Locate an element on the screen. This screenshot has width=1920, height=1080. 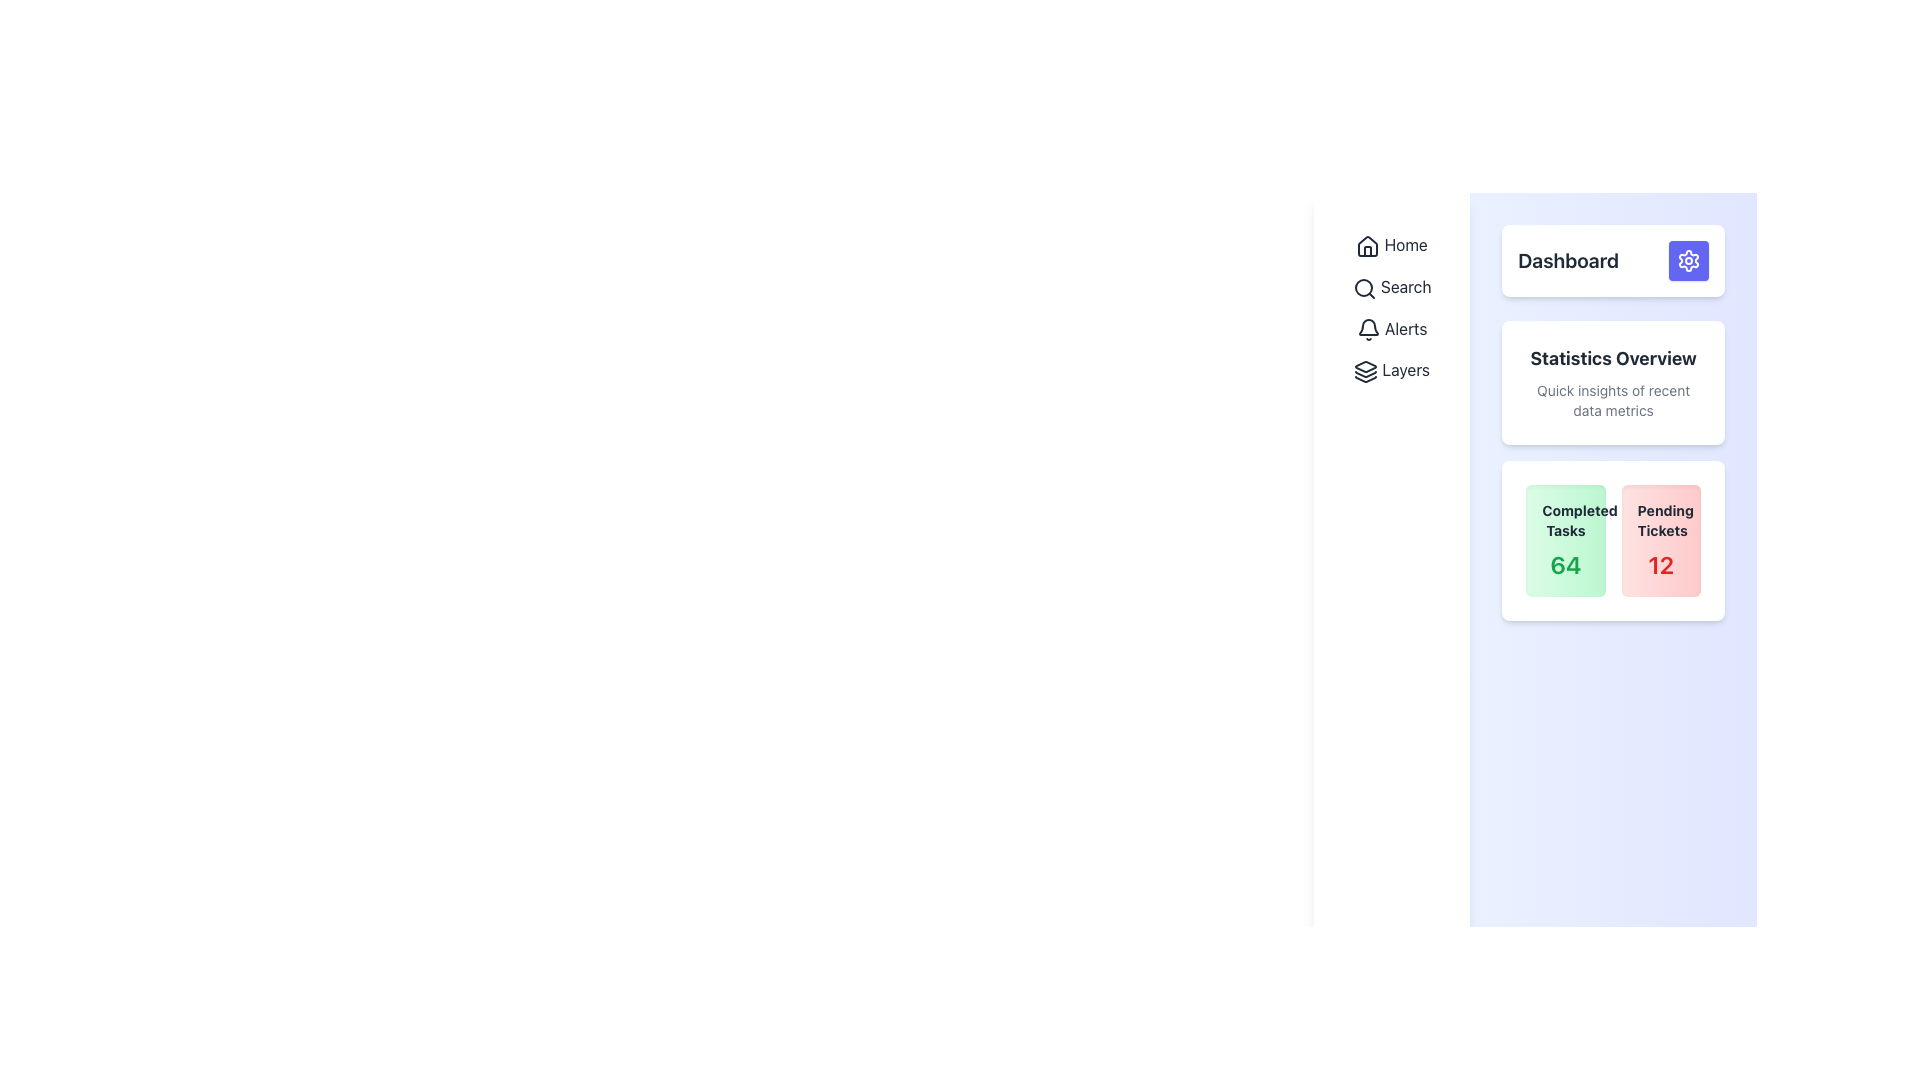
the 'Layers' button is located at coordinates (1391, 370).